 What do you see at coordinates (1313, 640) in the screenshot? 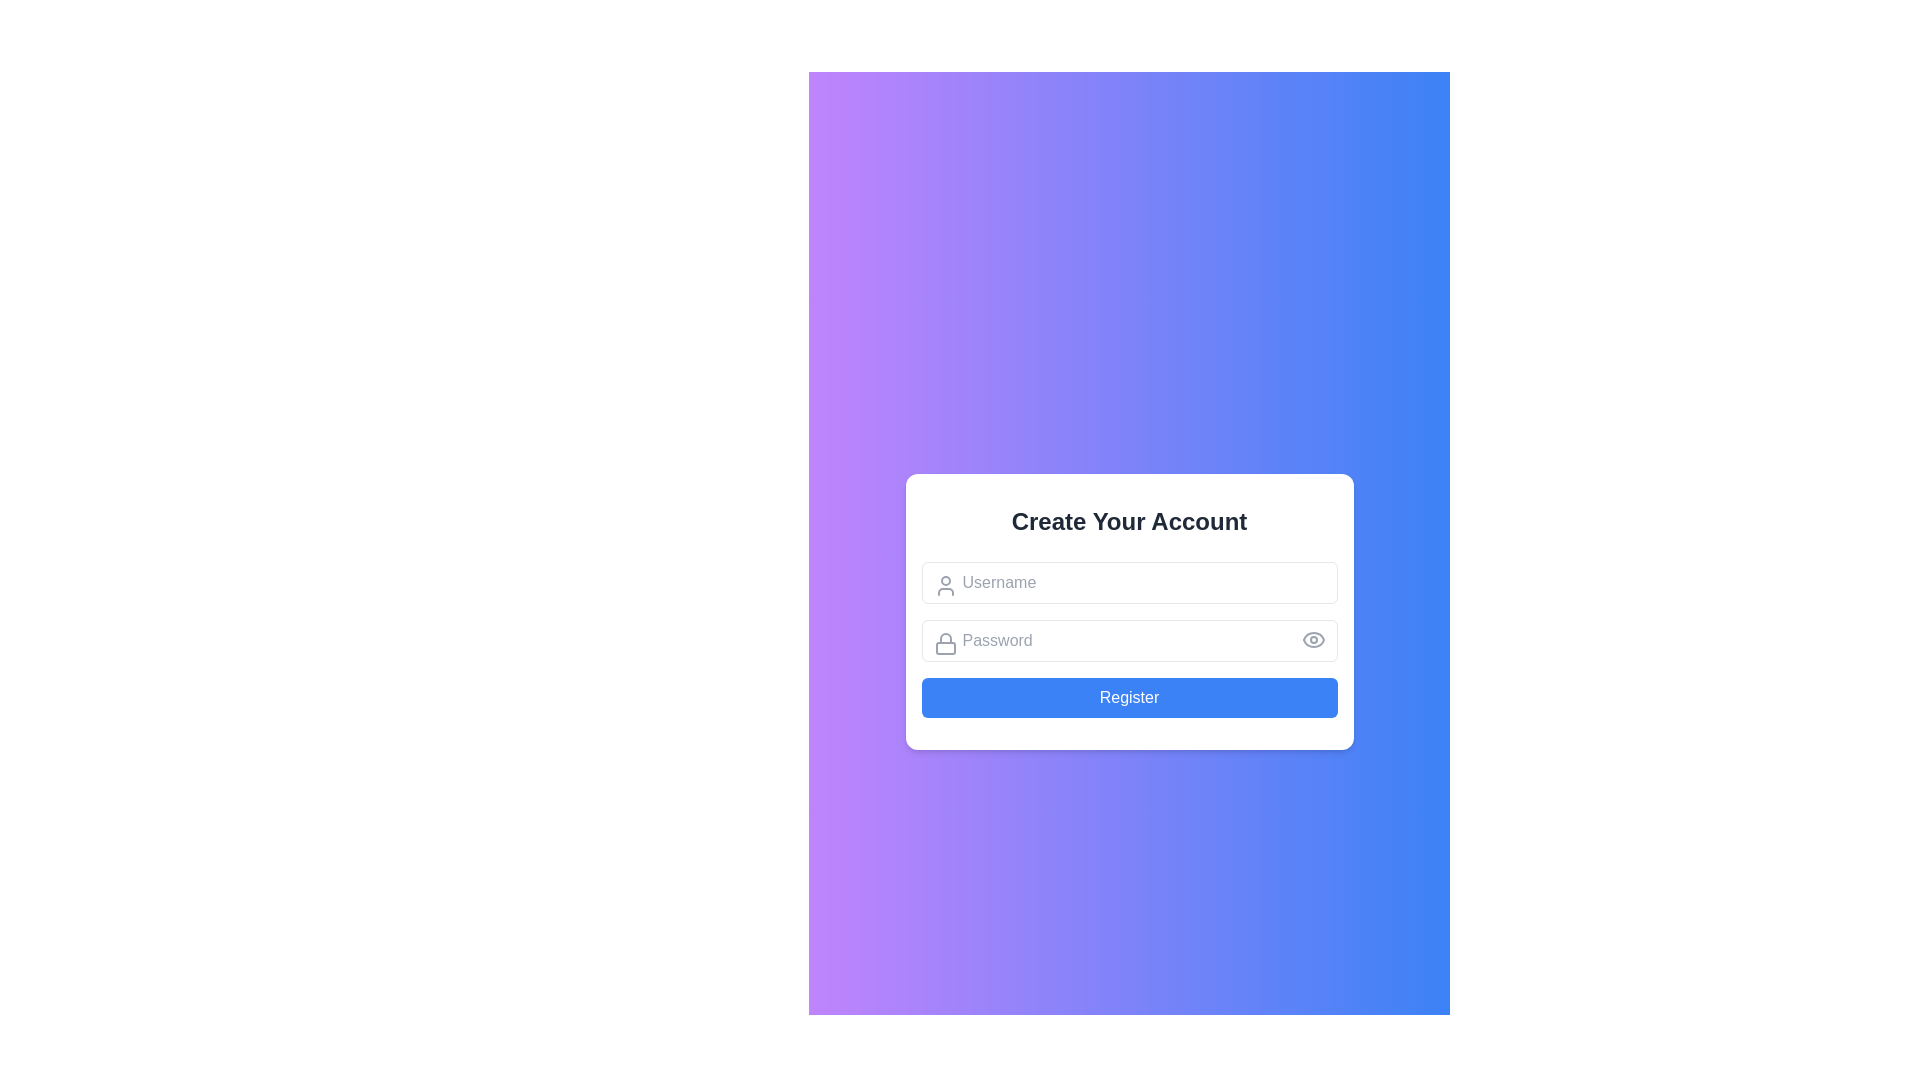
I see `the small gray eye icon button located at the far-right end of the password input field` at bounding box center [1313, 640].